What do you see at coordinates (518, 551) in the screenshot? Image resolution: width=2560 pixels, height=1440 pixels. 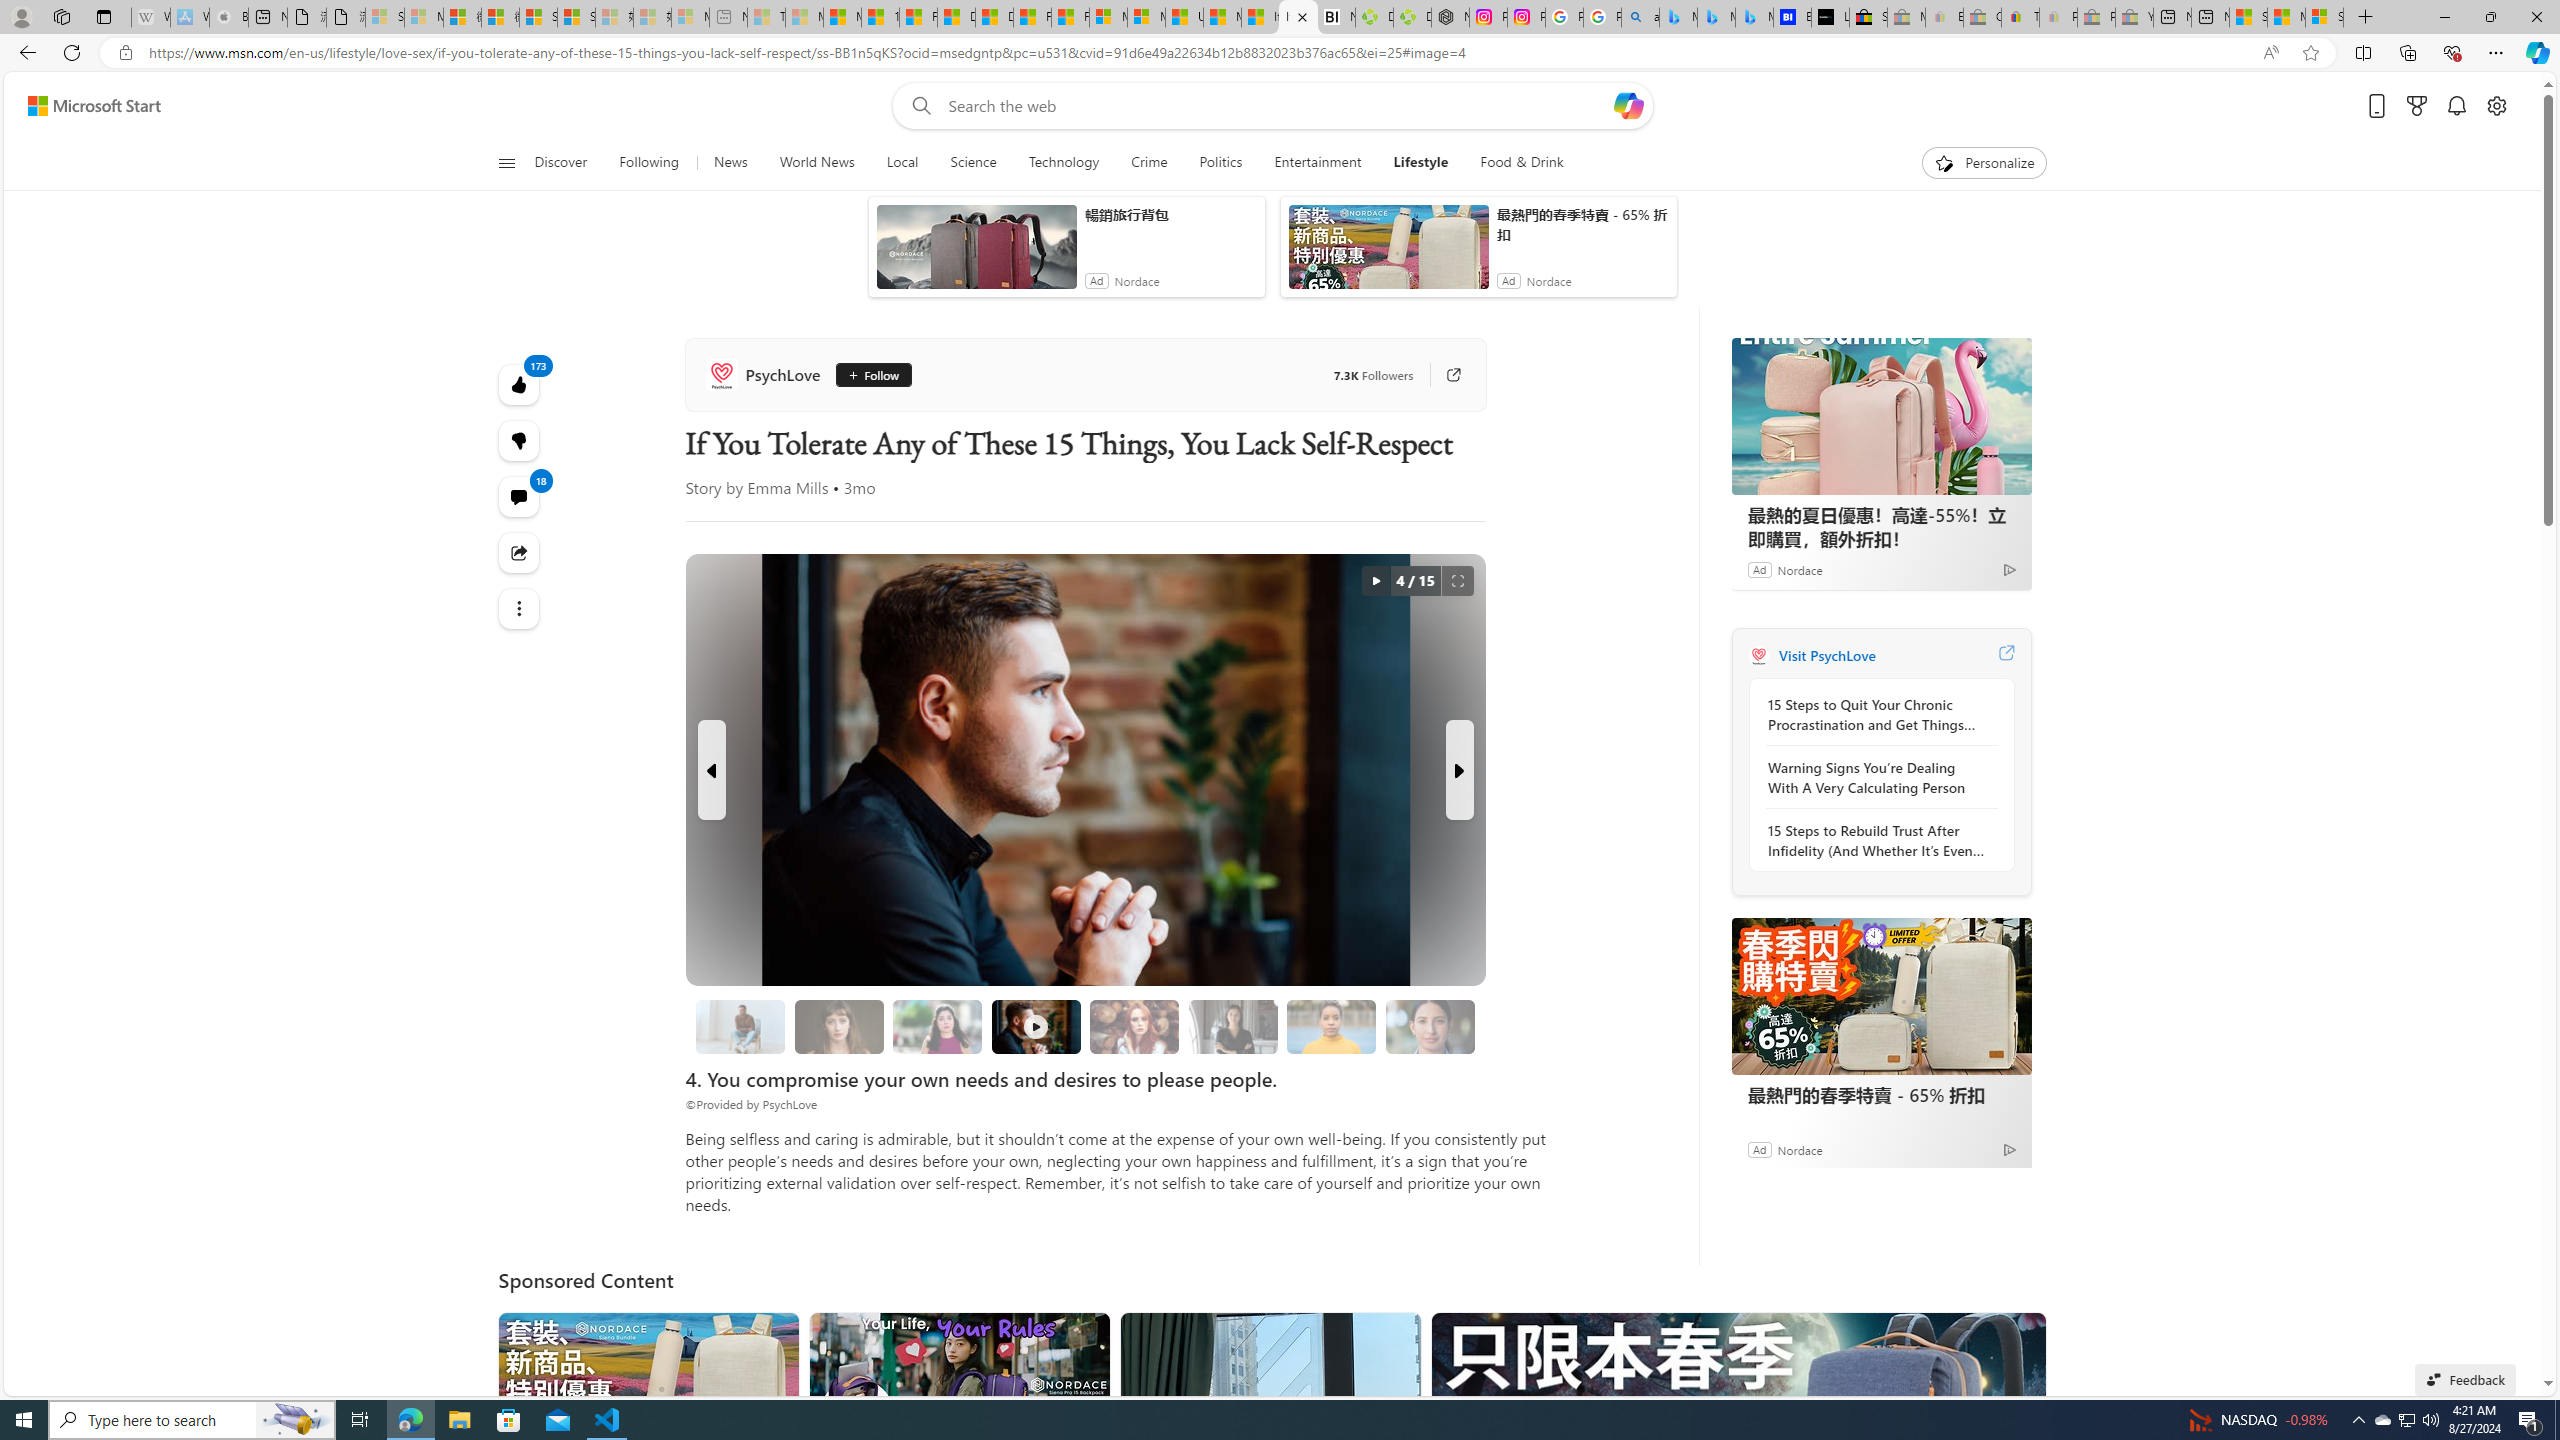 I see `'Share this story'` at bounding box center [518, 551].